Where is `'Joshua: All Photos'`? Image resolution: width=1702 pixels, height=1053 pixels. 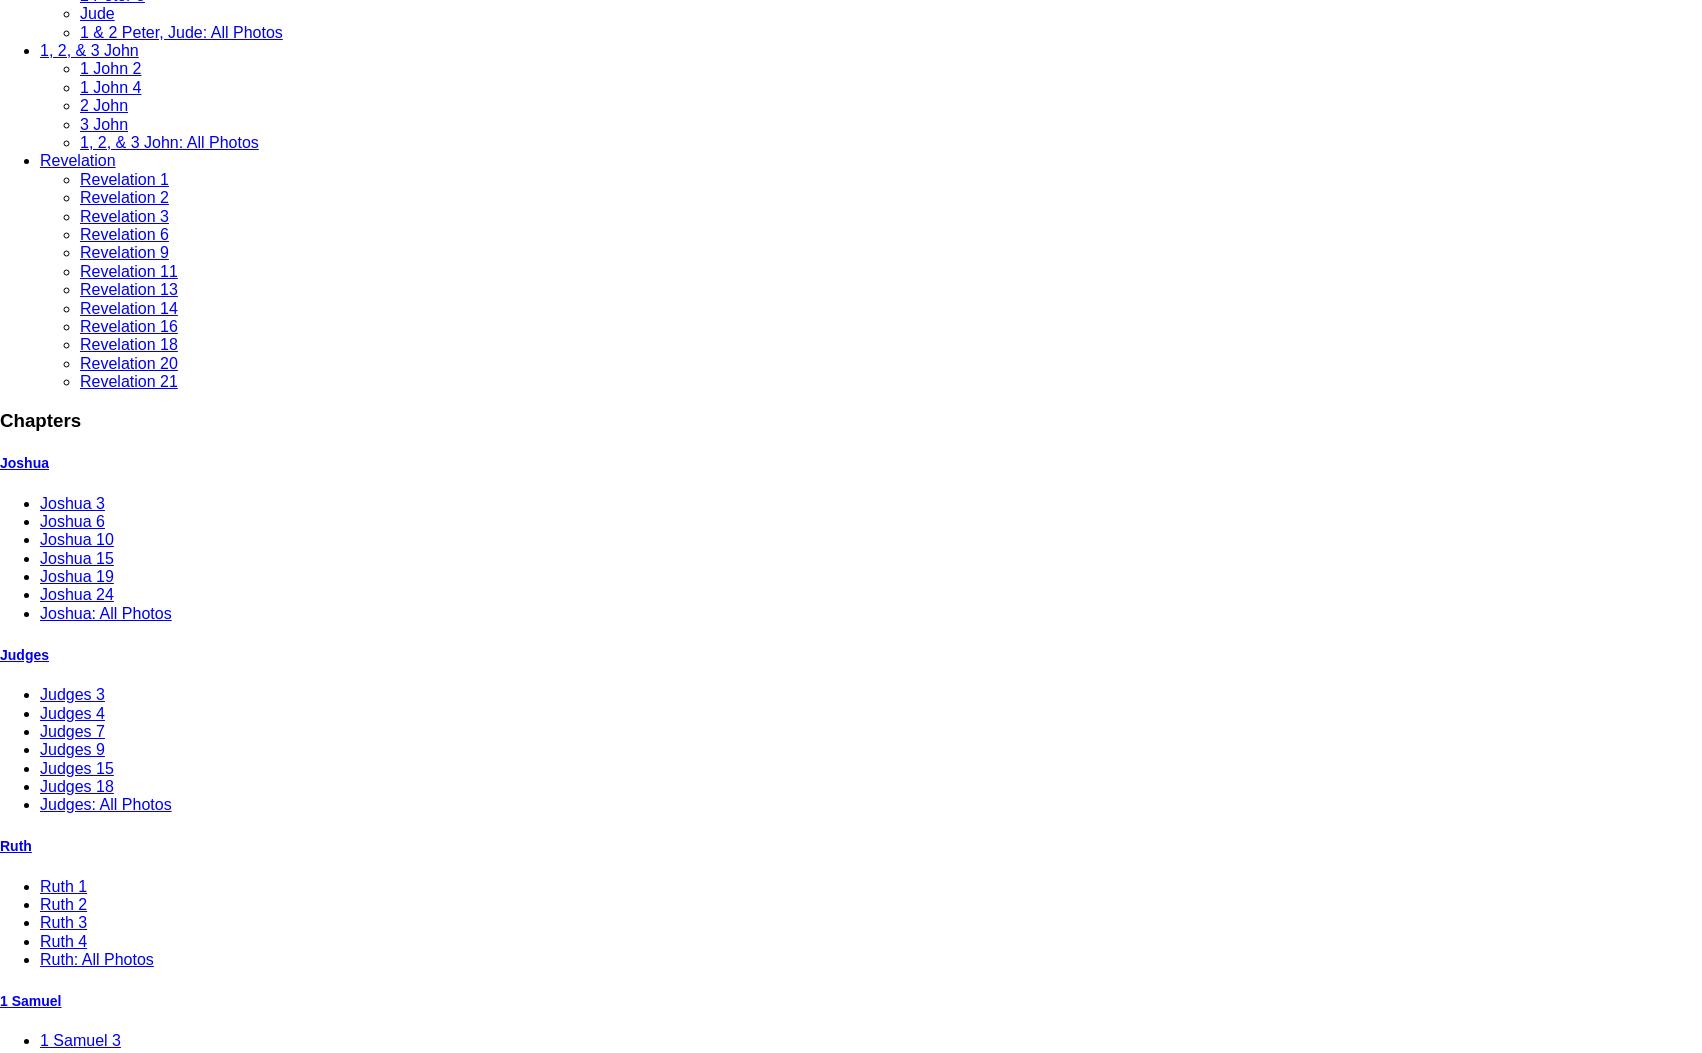
'Joshua: All Photos' is located at coordinates (105, 612).